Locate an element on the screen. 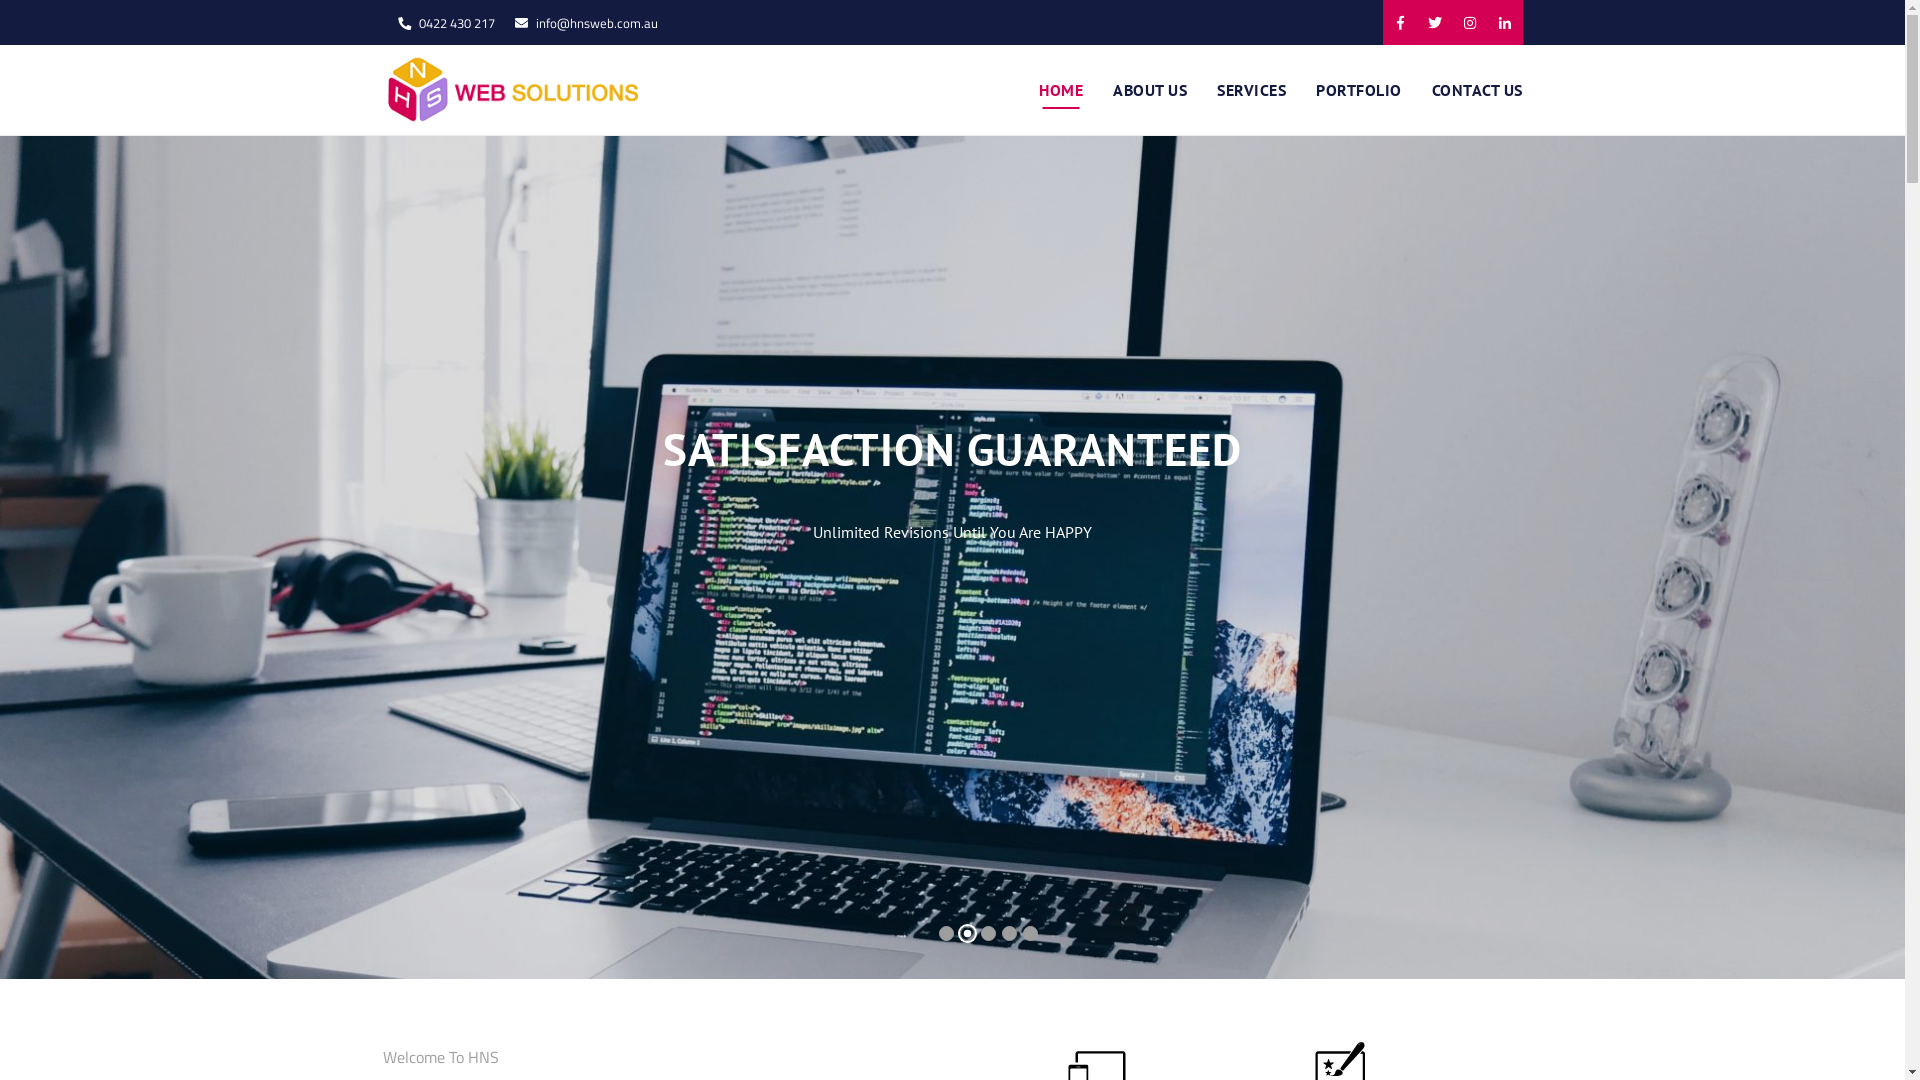  'HOME' is located at coordinates (1059, 88).